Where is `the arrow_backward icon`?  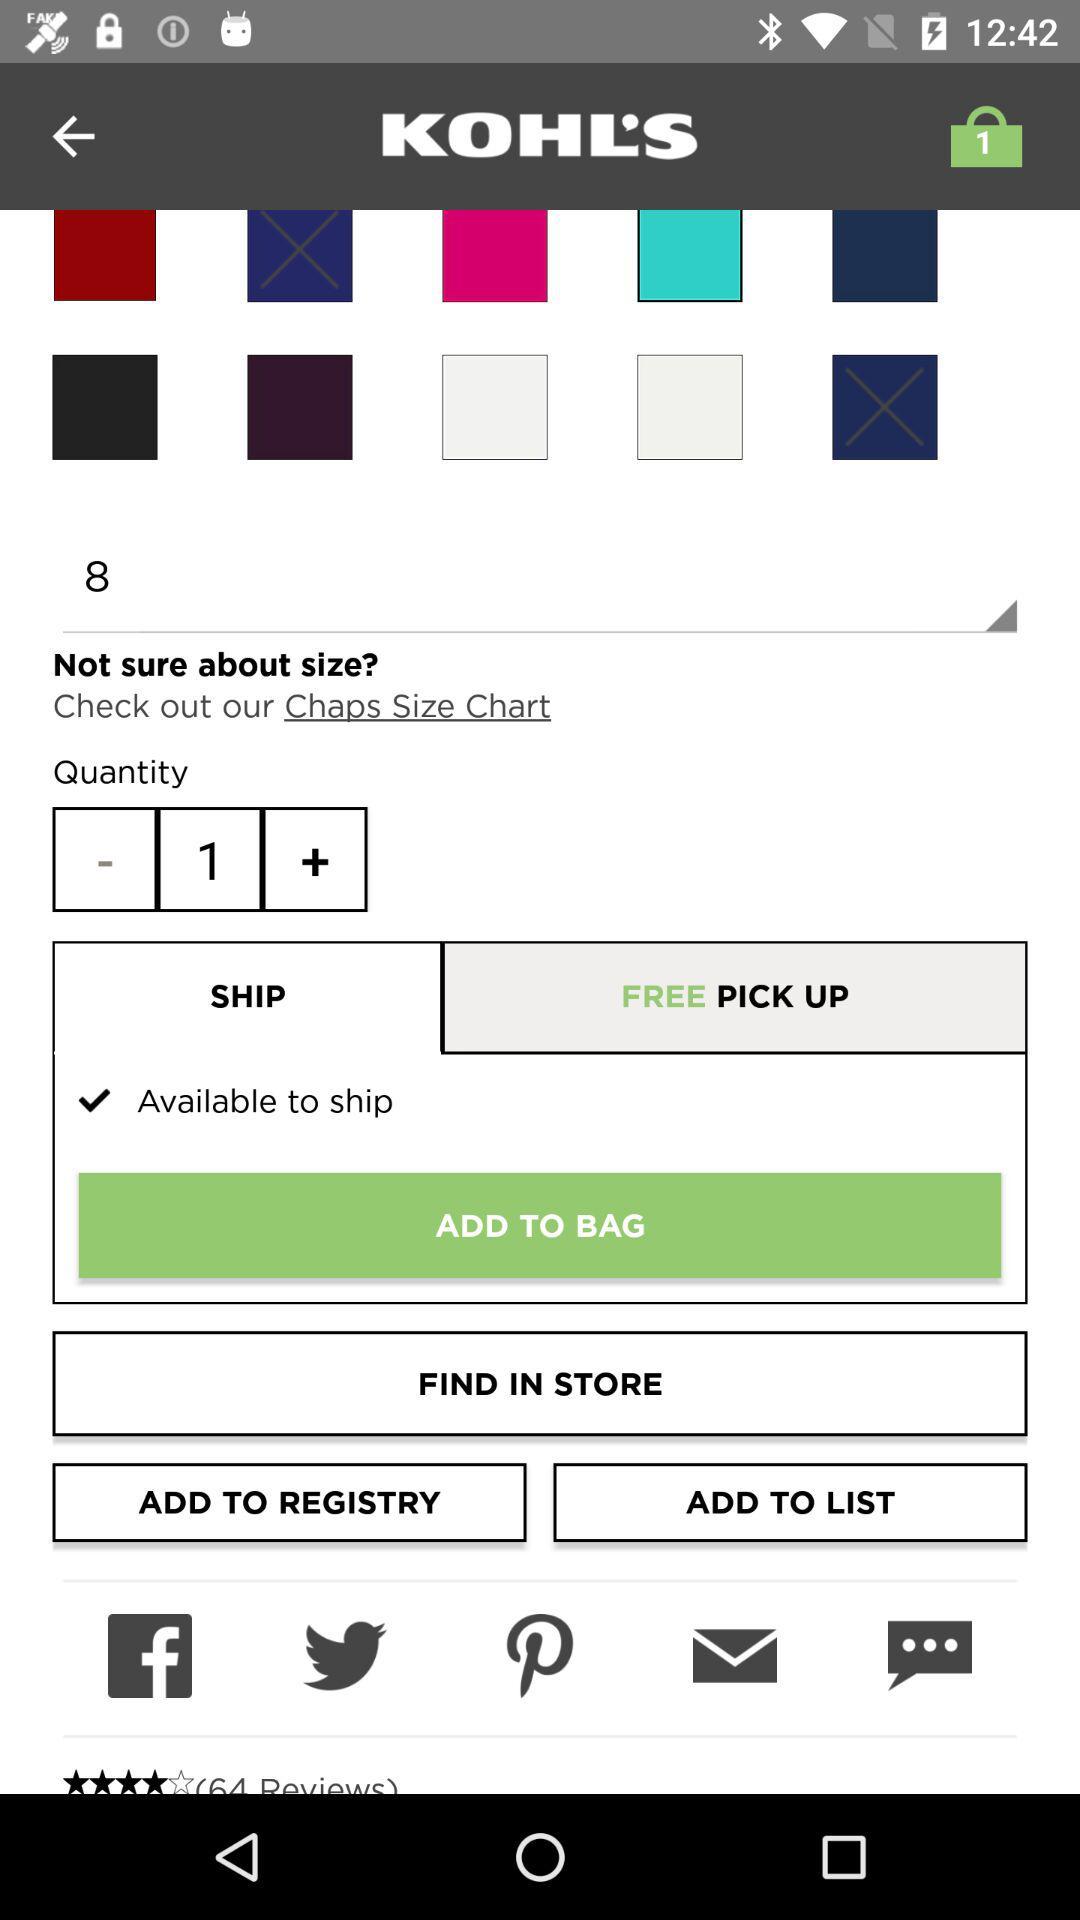
the arrow_backward icon is located at coordinates (72, 135).